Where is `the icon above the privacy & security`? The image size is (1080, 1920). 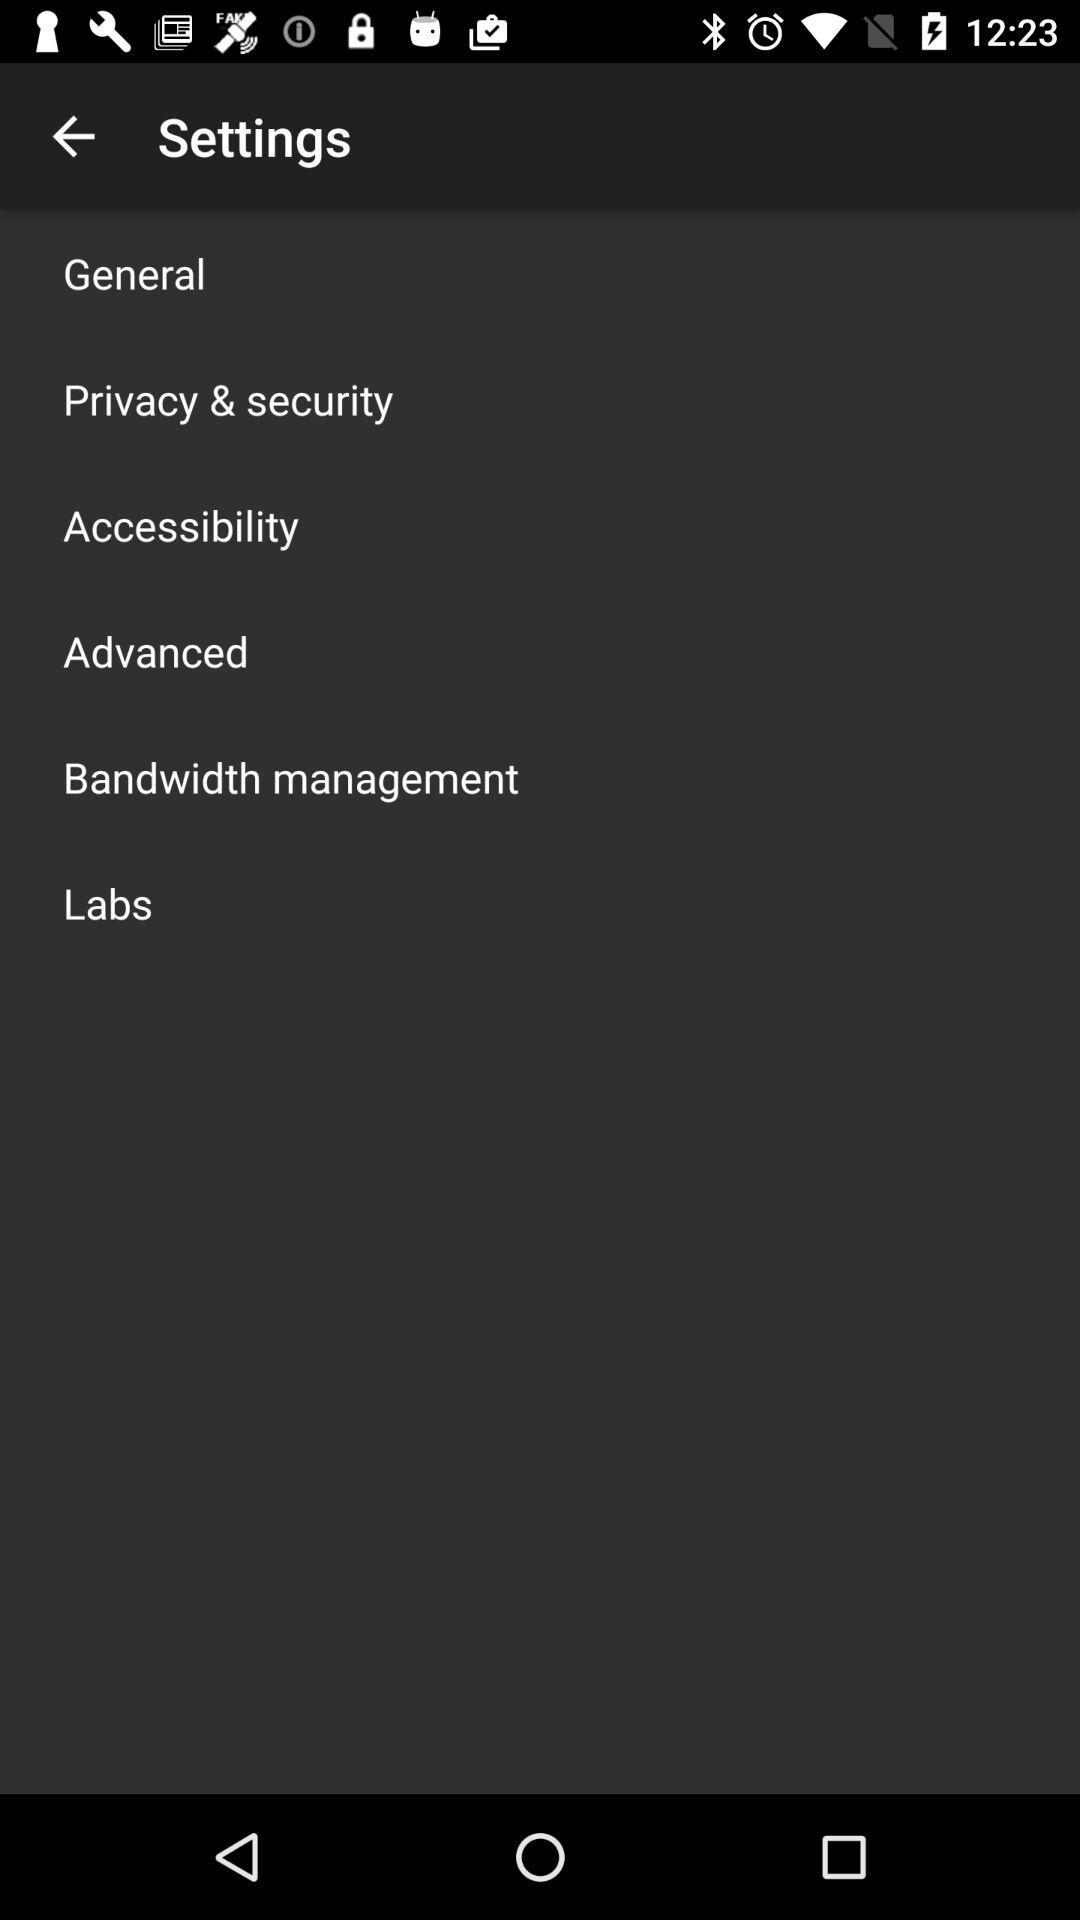
the icon above the privacy & security is located at coordinates (134, 272).